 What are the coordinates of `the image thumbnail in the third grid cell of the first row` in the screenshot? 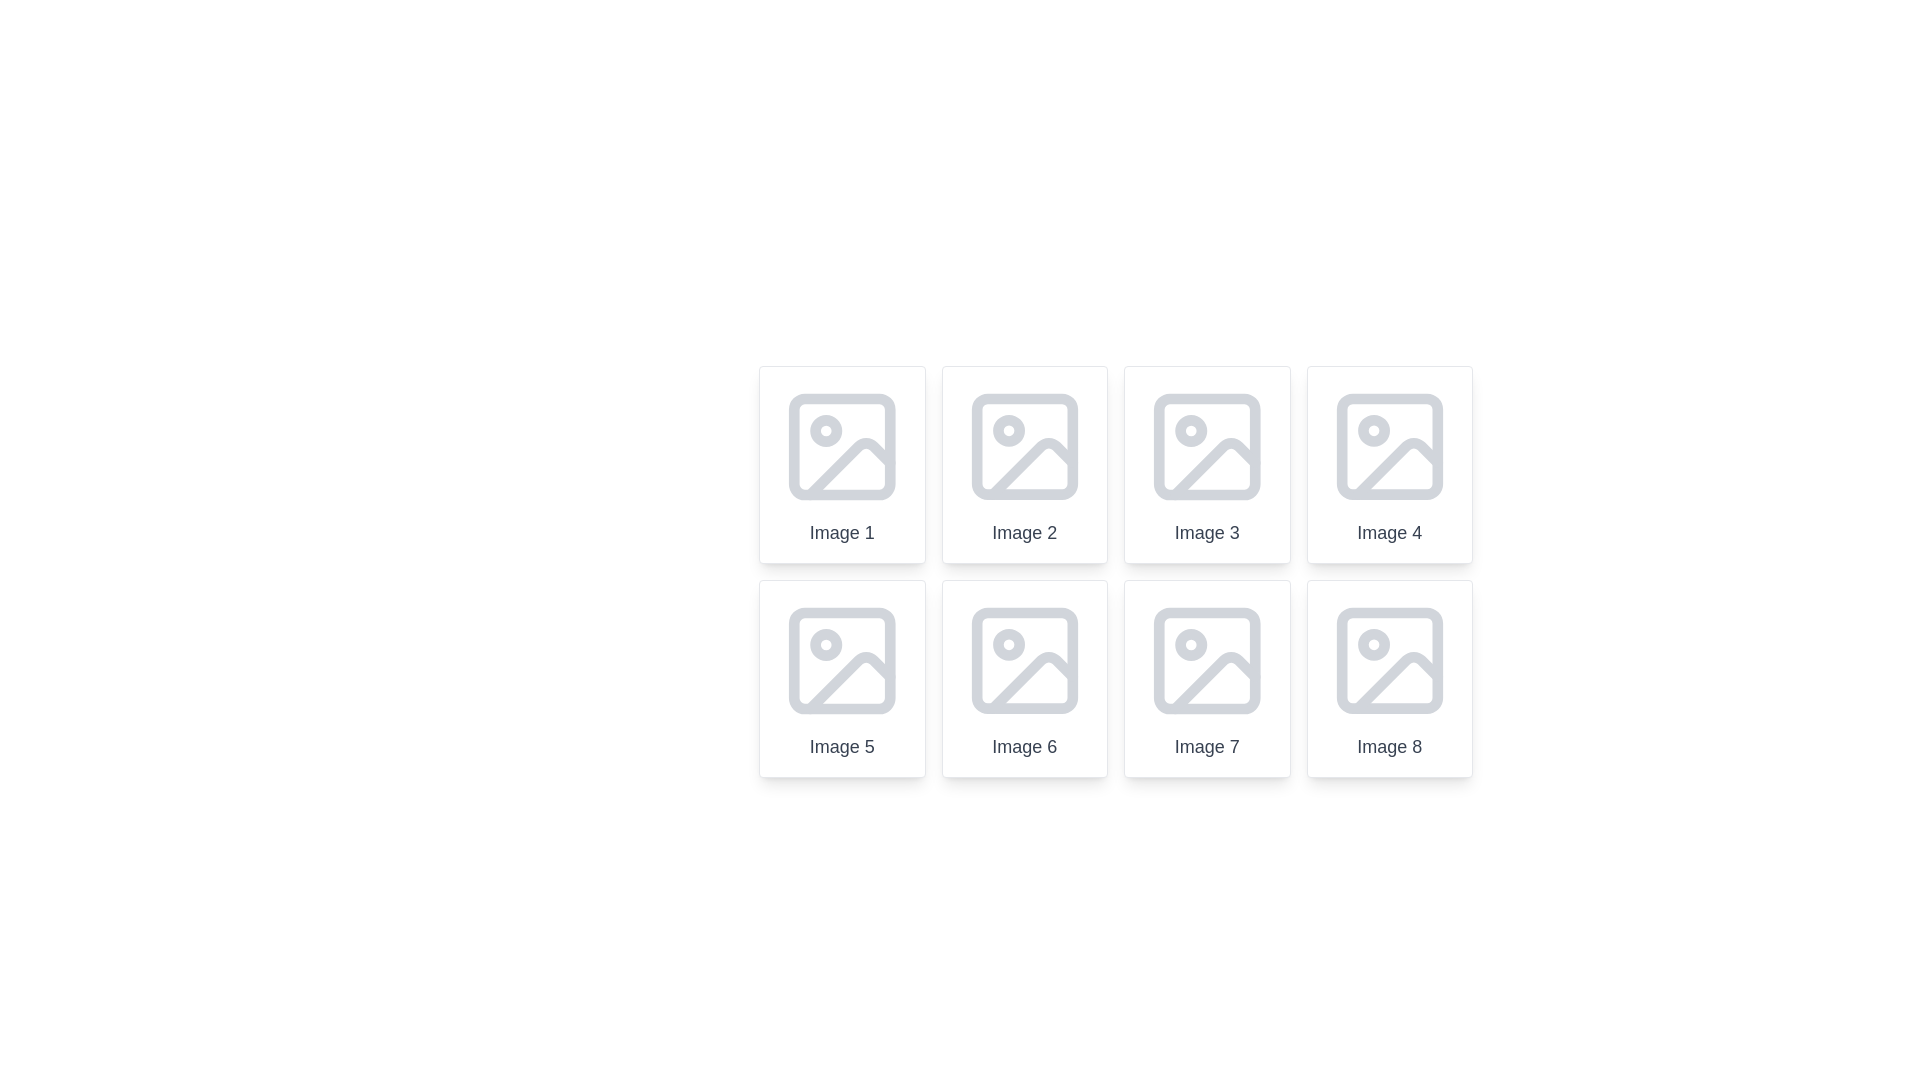 It's located at (1115, 571).